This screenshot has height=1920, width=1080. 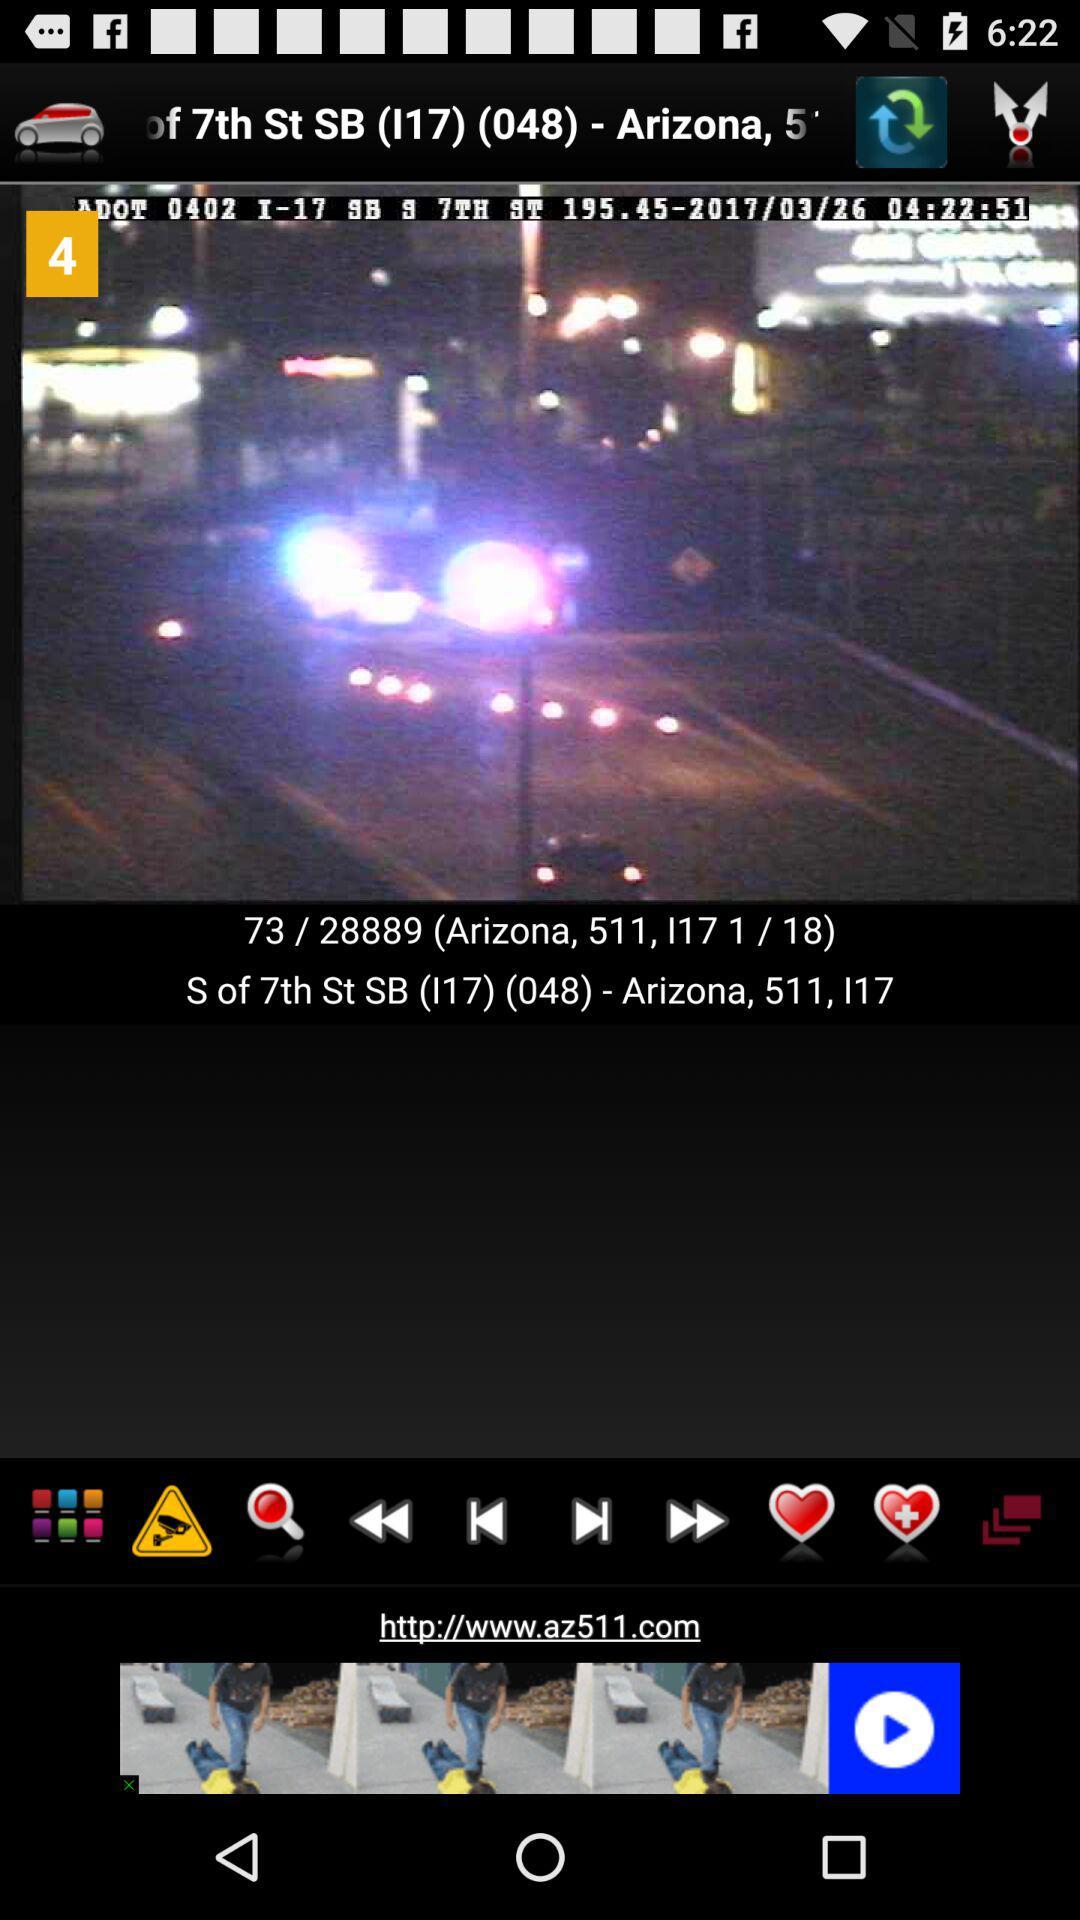 I want to click on the av_forward icon, so click(x=695, y=1627).